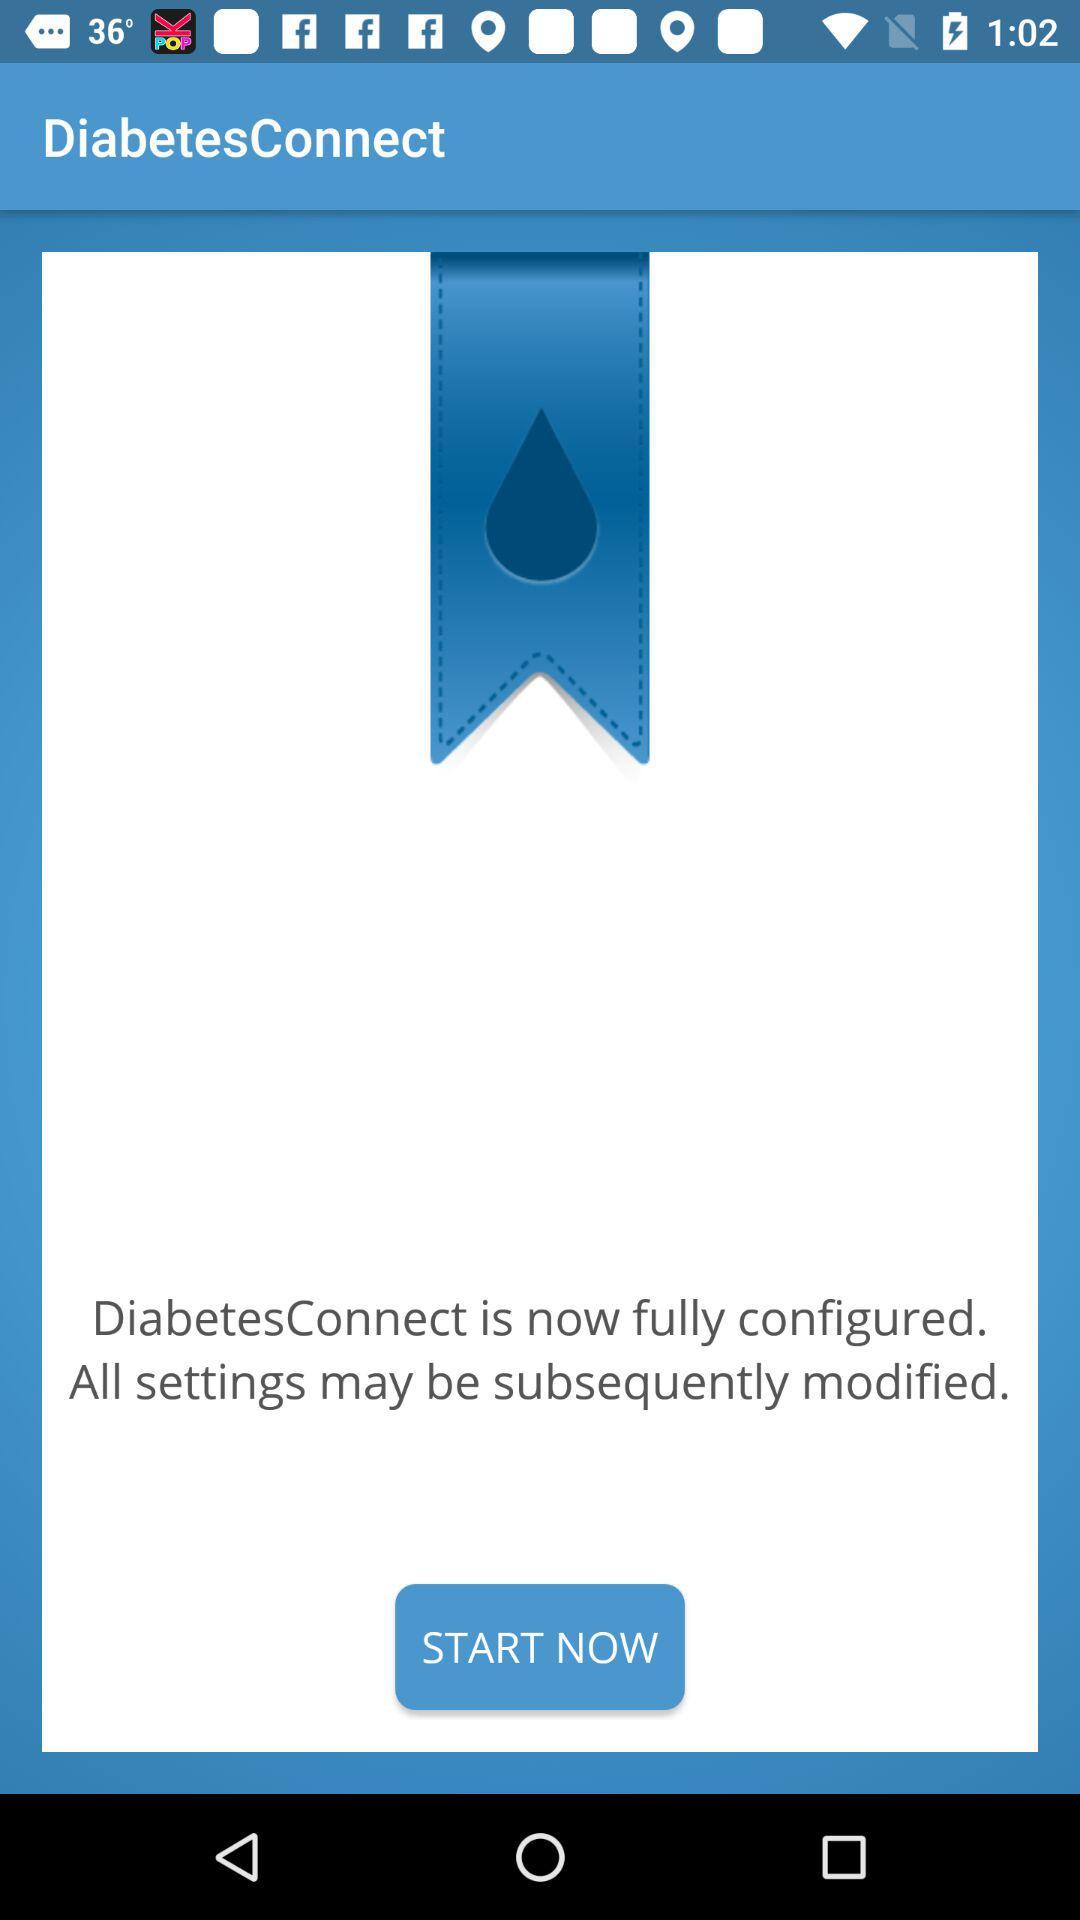  I want to click on the icon below diabetesconnect is now icon, so click(540, 1646).